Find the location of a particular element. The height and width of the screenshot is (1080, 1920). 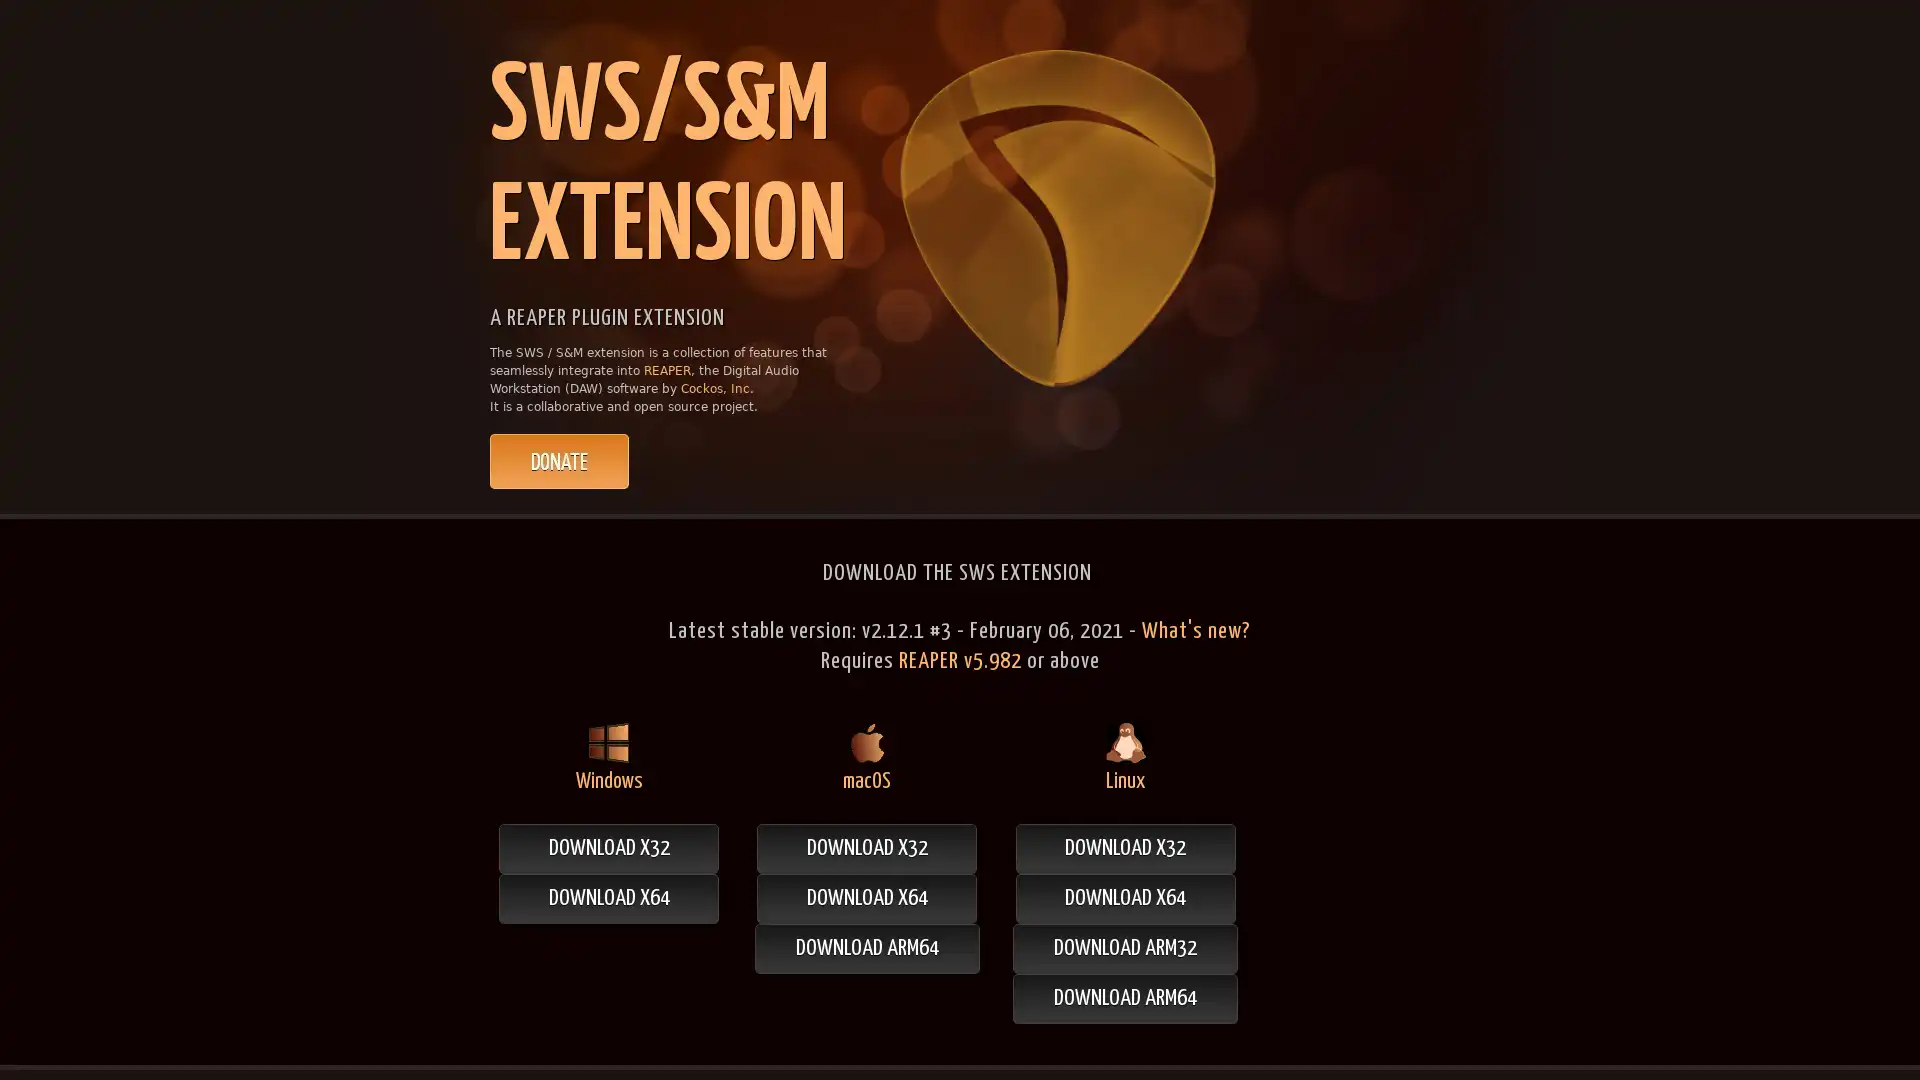

DOWNLOAD X64 is located at coordinates (638, 897).